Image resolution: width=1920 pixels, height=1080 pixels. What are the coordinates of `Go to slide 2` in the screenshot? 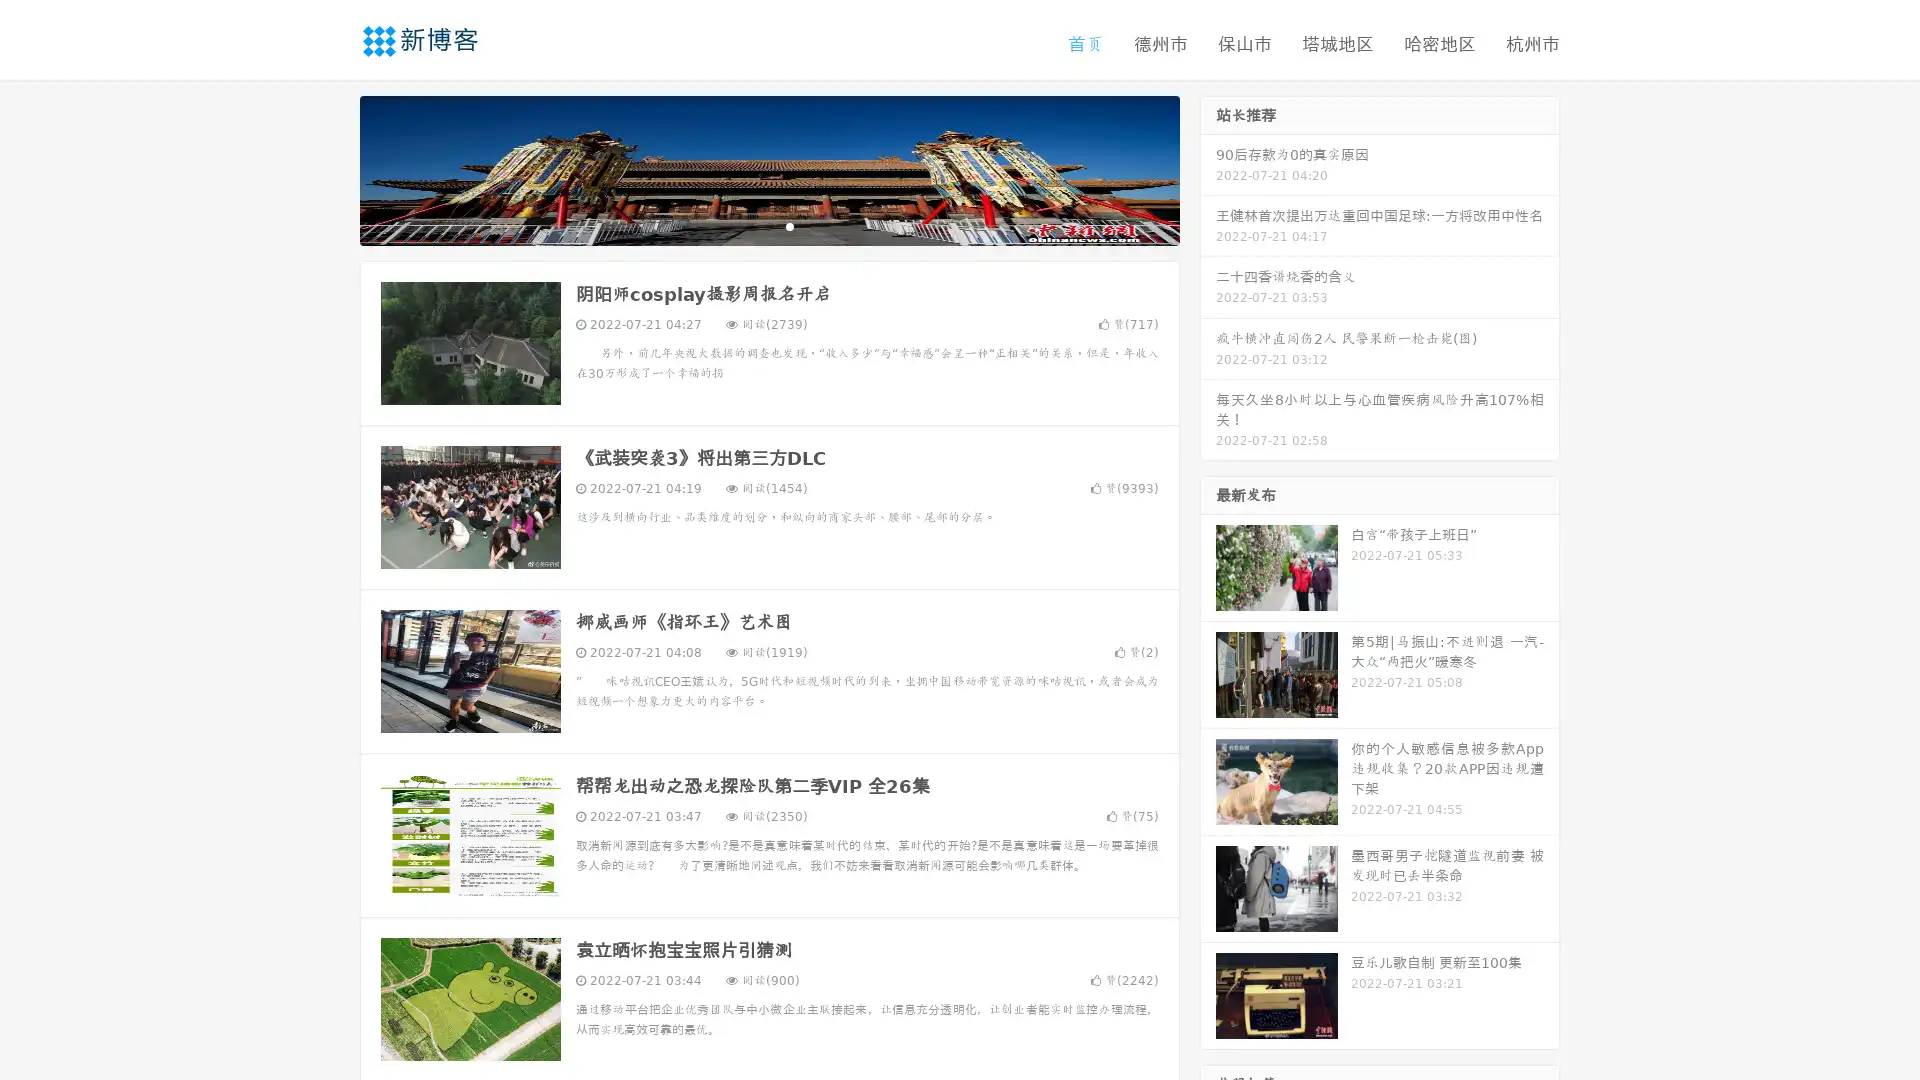 It's located at (768, 225).